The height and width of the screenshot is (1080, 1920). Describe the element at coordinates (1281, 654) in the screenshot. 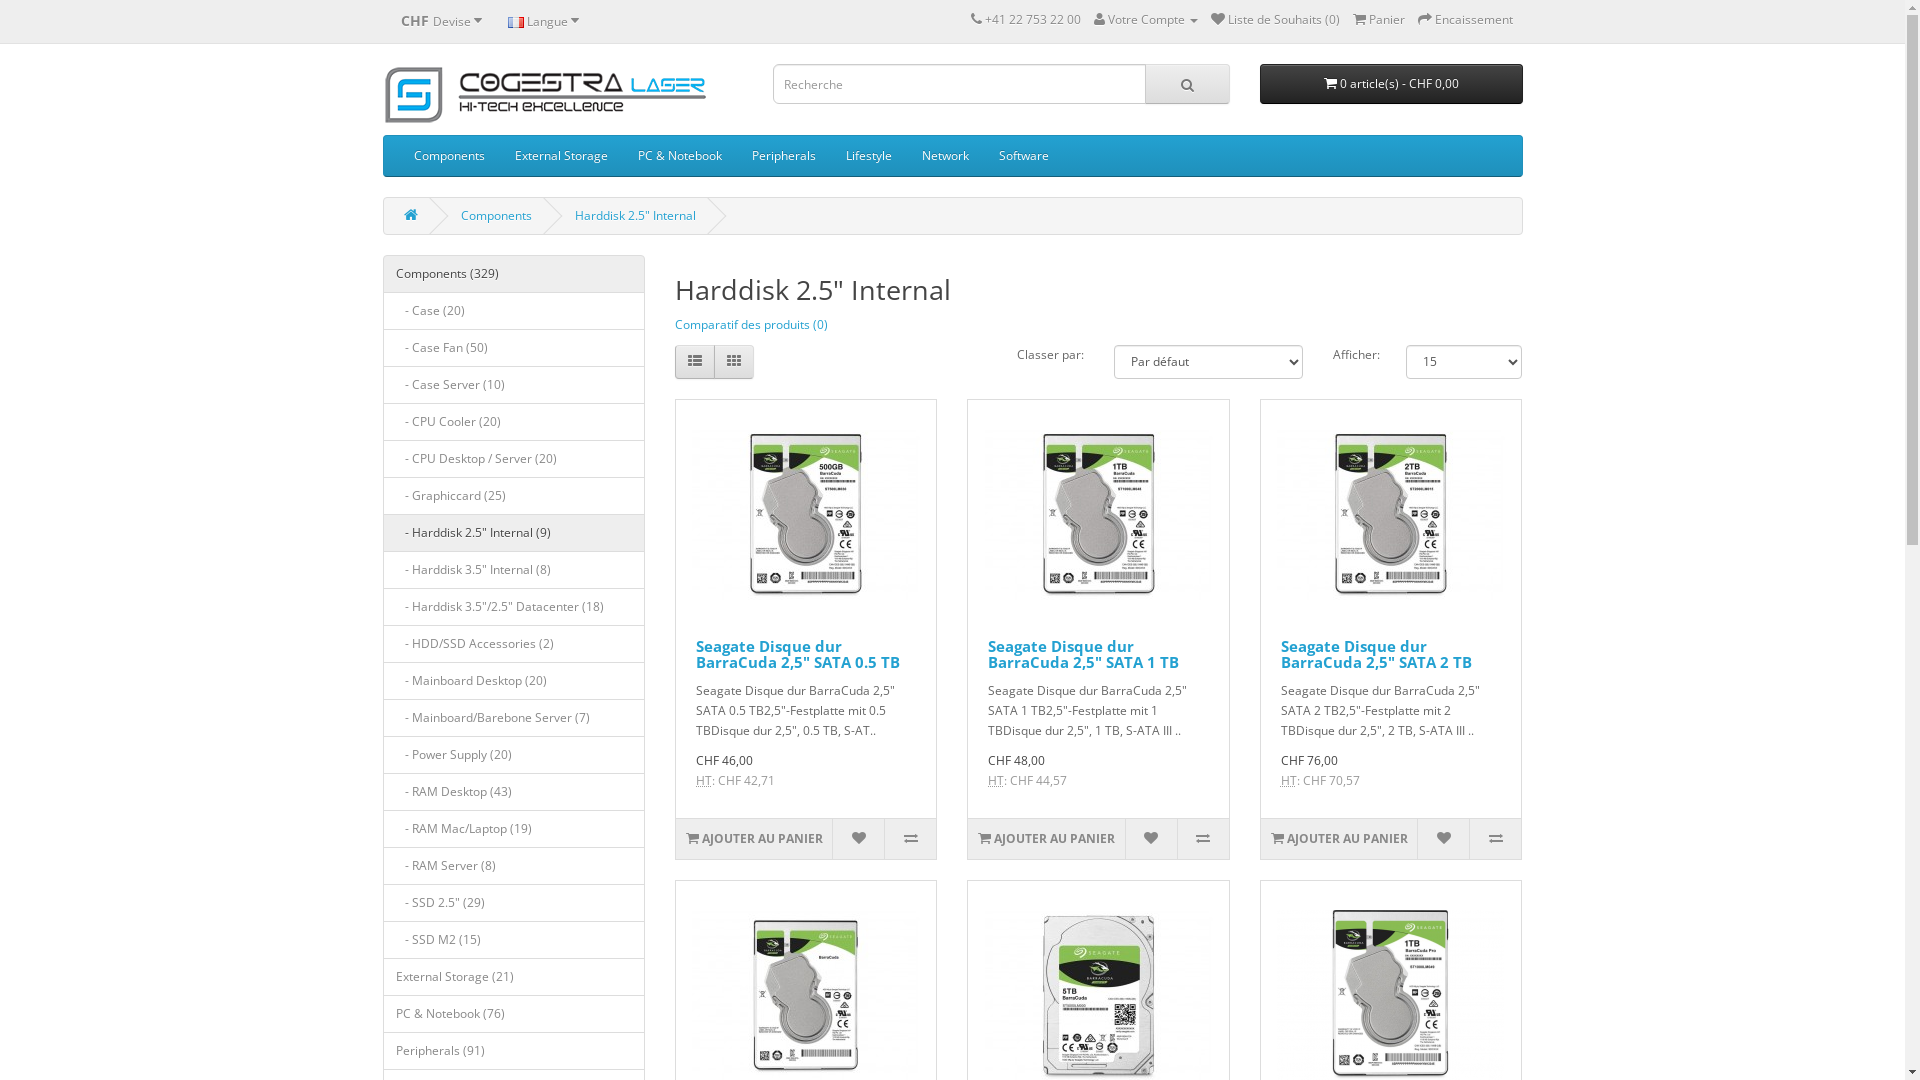

I see `'Seagate Disque dur BarraCuda 2,5" SATA 2 TB'` at that location.